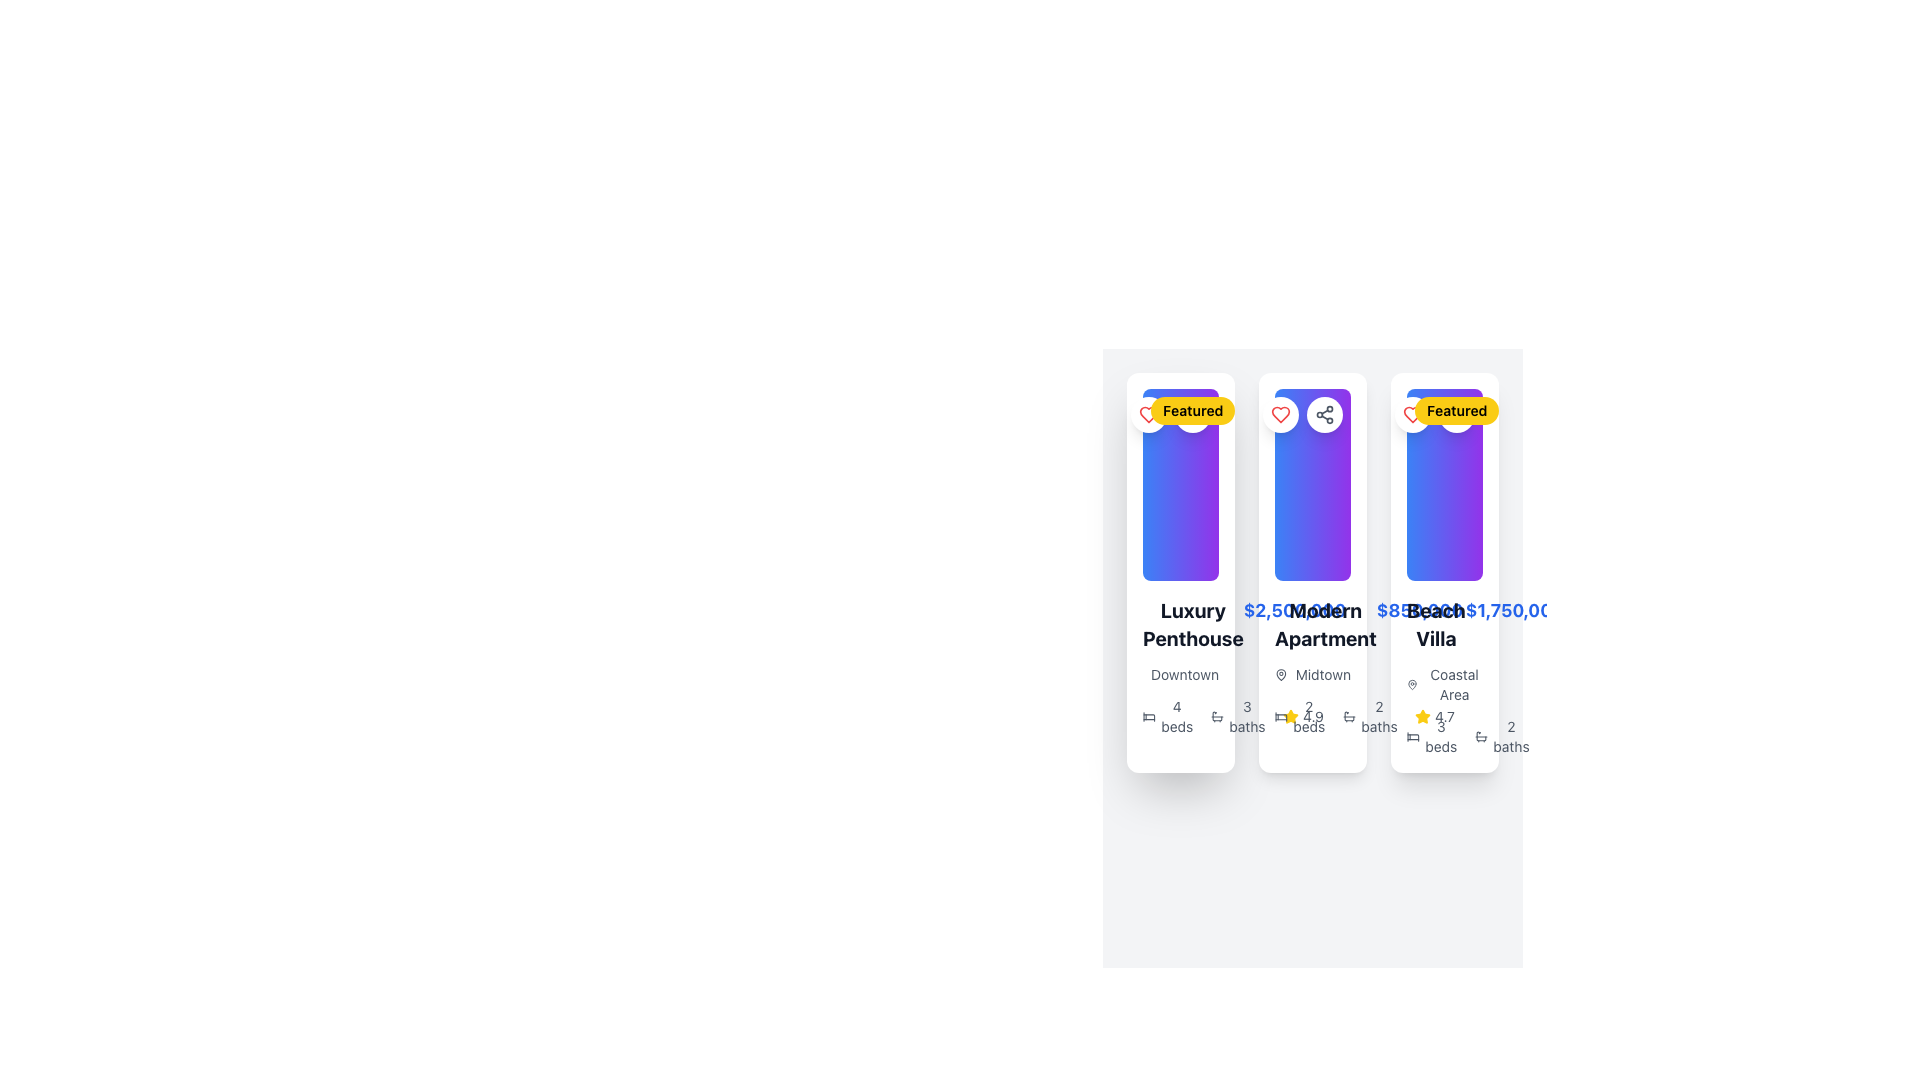 This screenshot has width=1920, height=1080. Describe the element at coordinates (1457, 410) in the screenshot. I see `the yellow elliptical badge labeled 'Featured' at the top-left corner of the 'Beach Villa' property card` at that location.